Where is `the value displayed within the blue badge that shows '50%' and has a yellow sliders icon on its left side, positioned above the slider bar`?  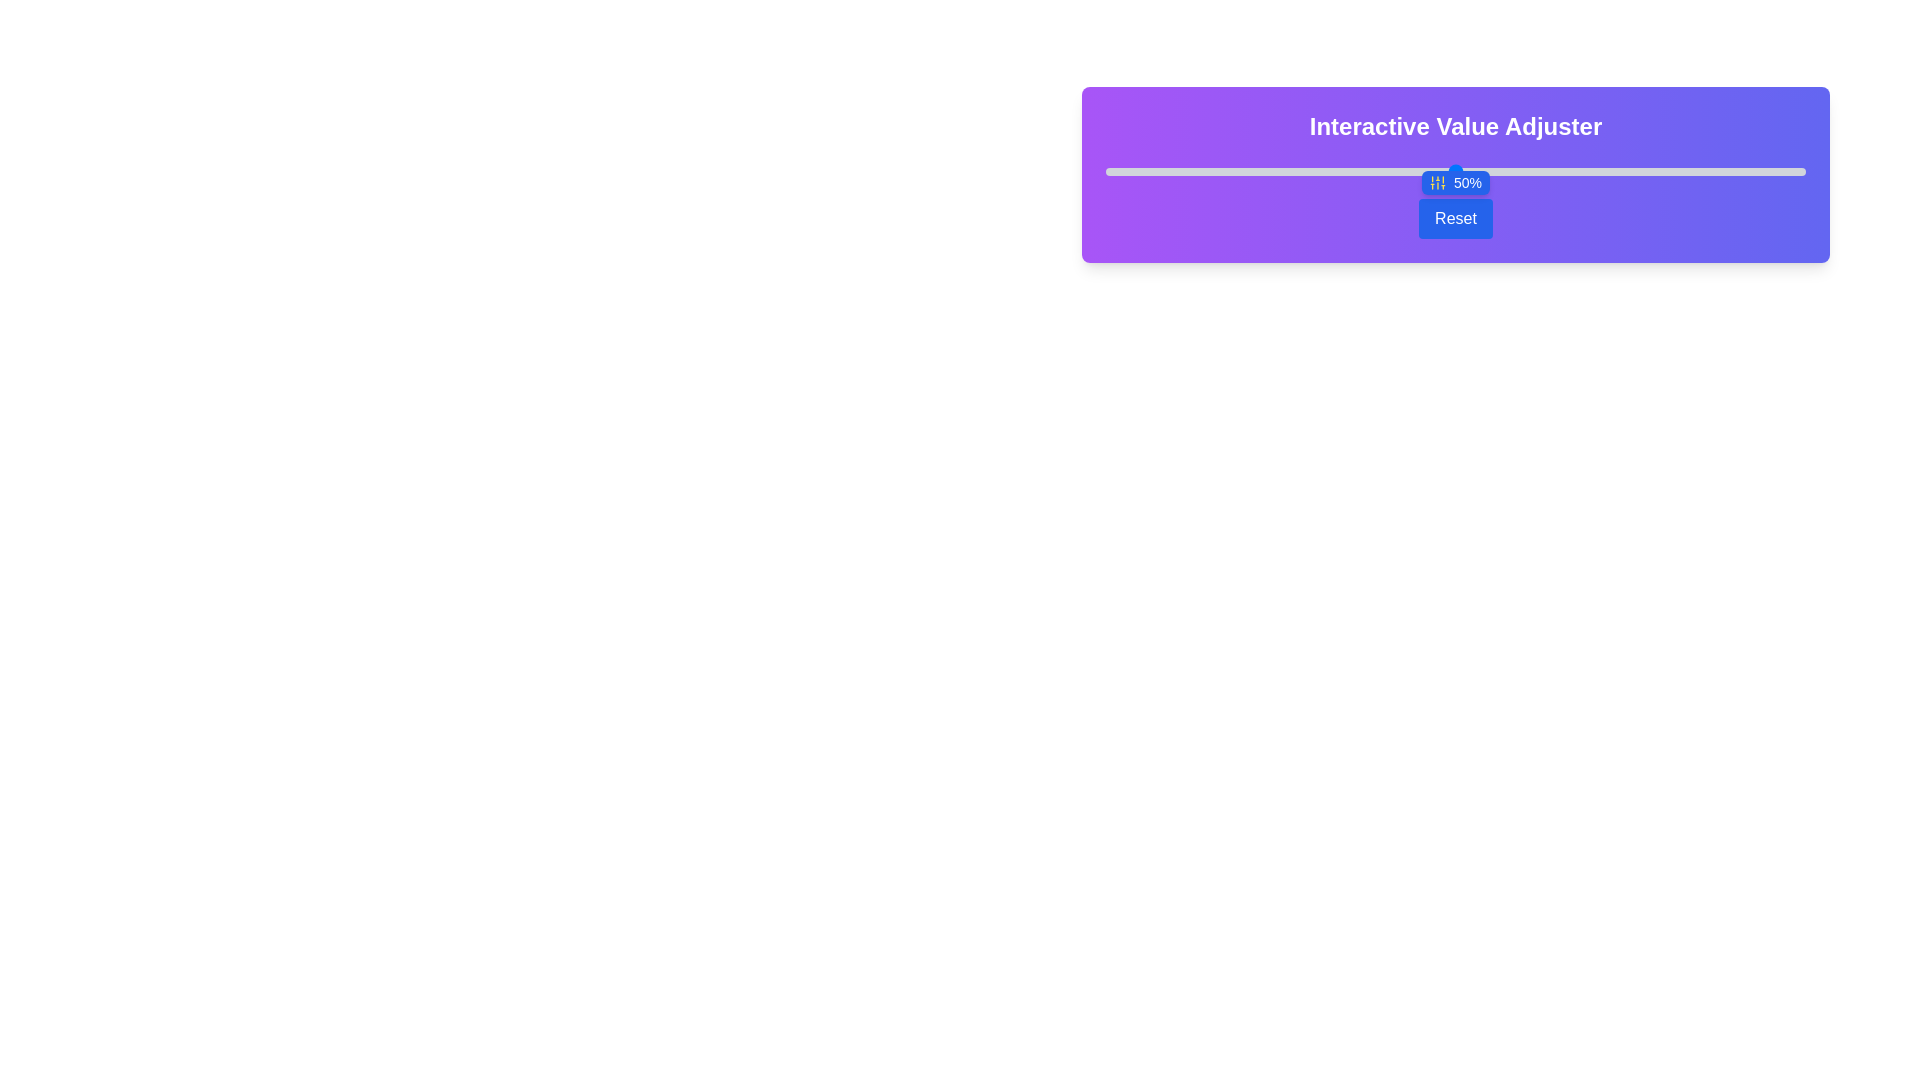
the value displayed within the blue badge that shows '50%' and has a yellow sliders icon on its left side, positioned above the slider bar is located at coordinates (1455, 182).